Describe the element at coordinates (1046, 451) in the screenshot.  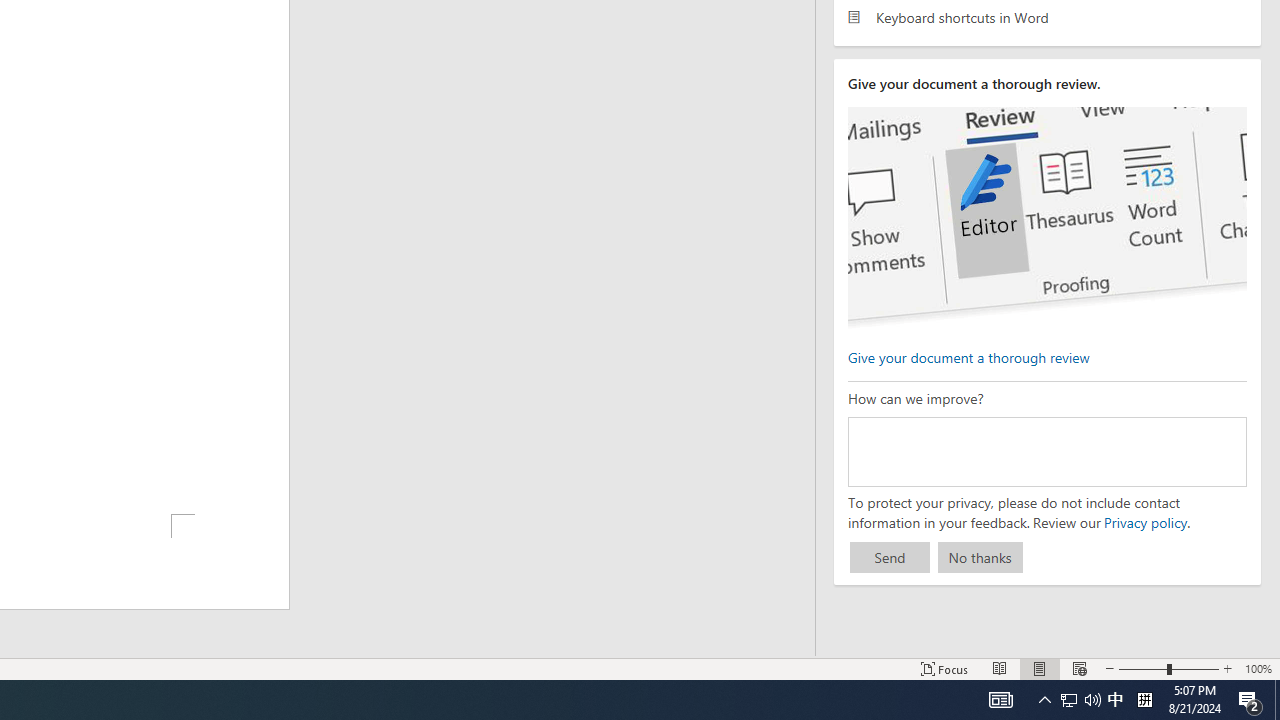
I see `'How can we improve?'` at that location.